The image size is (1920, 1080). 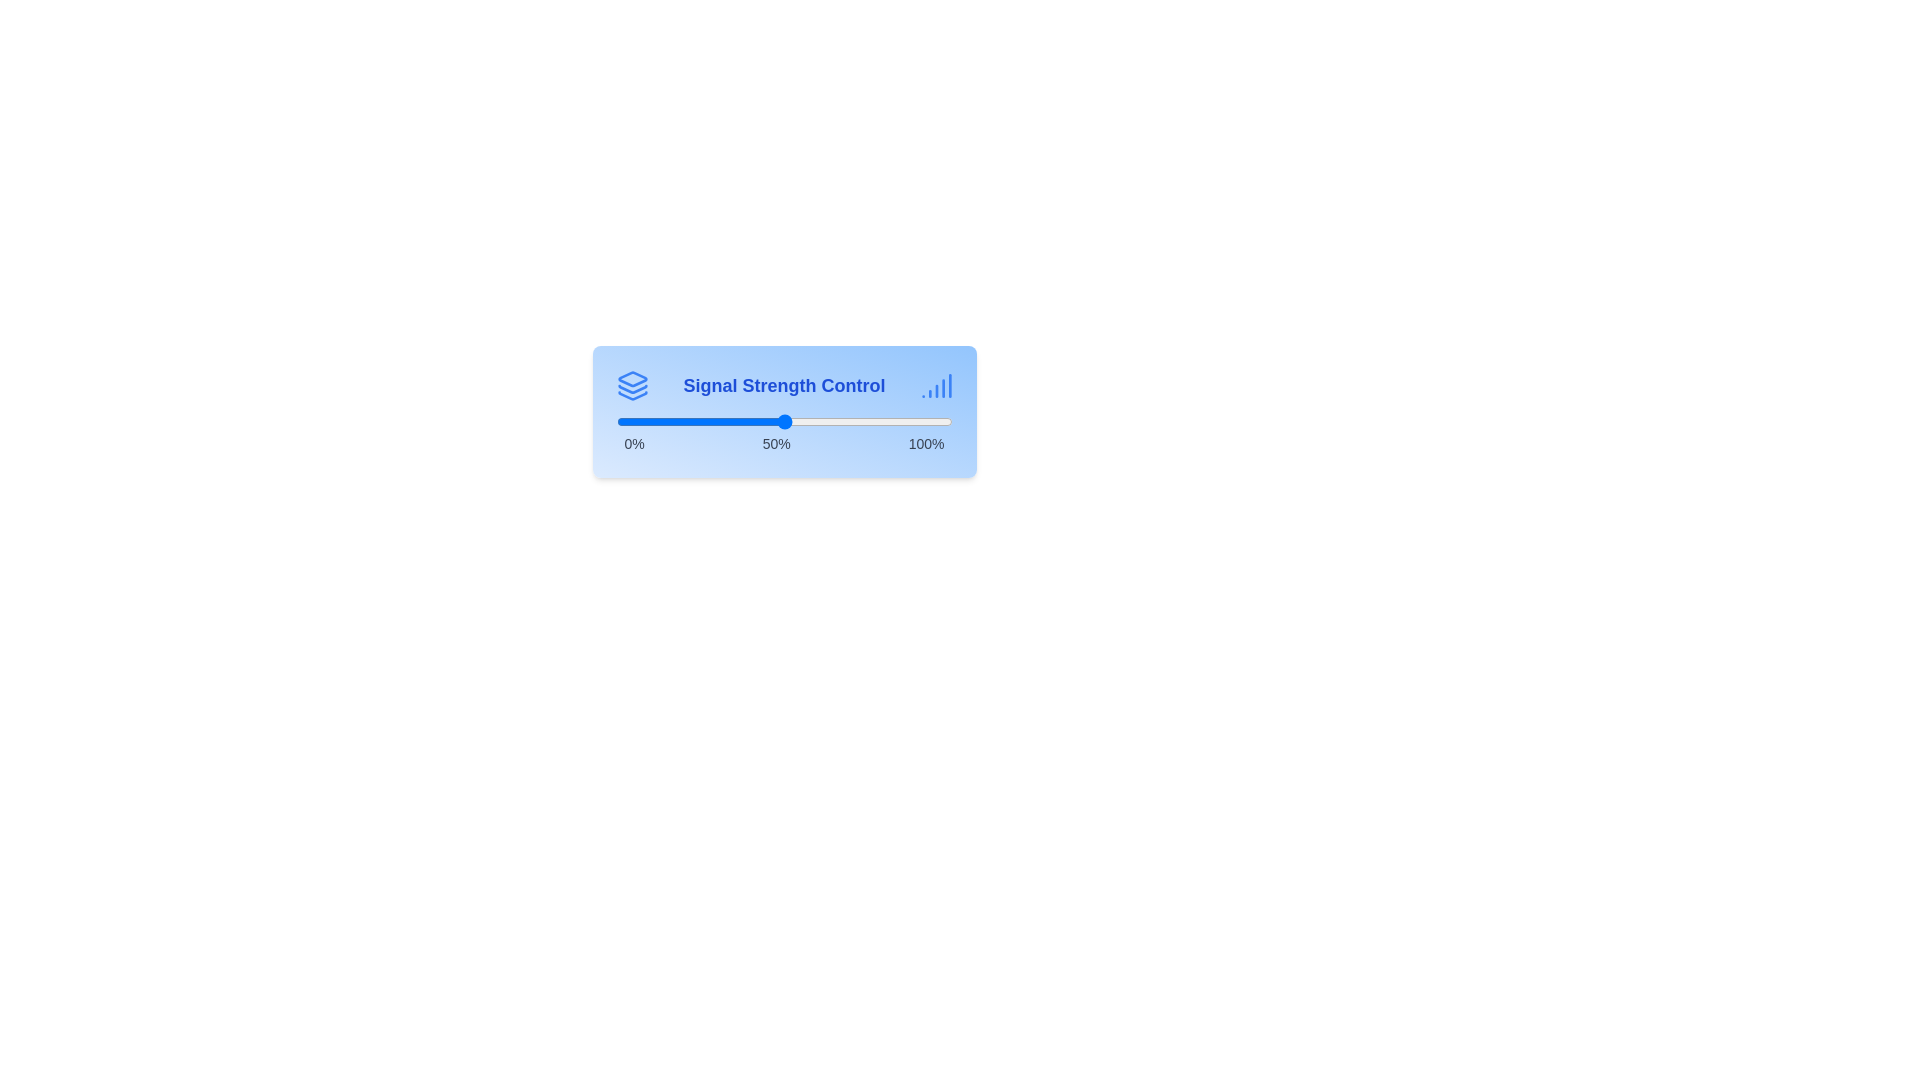 What do you see at coordinates (861, 420) in the screenshot?
I see `the signal strength slider to 73%` at bounding box center [861, 420].